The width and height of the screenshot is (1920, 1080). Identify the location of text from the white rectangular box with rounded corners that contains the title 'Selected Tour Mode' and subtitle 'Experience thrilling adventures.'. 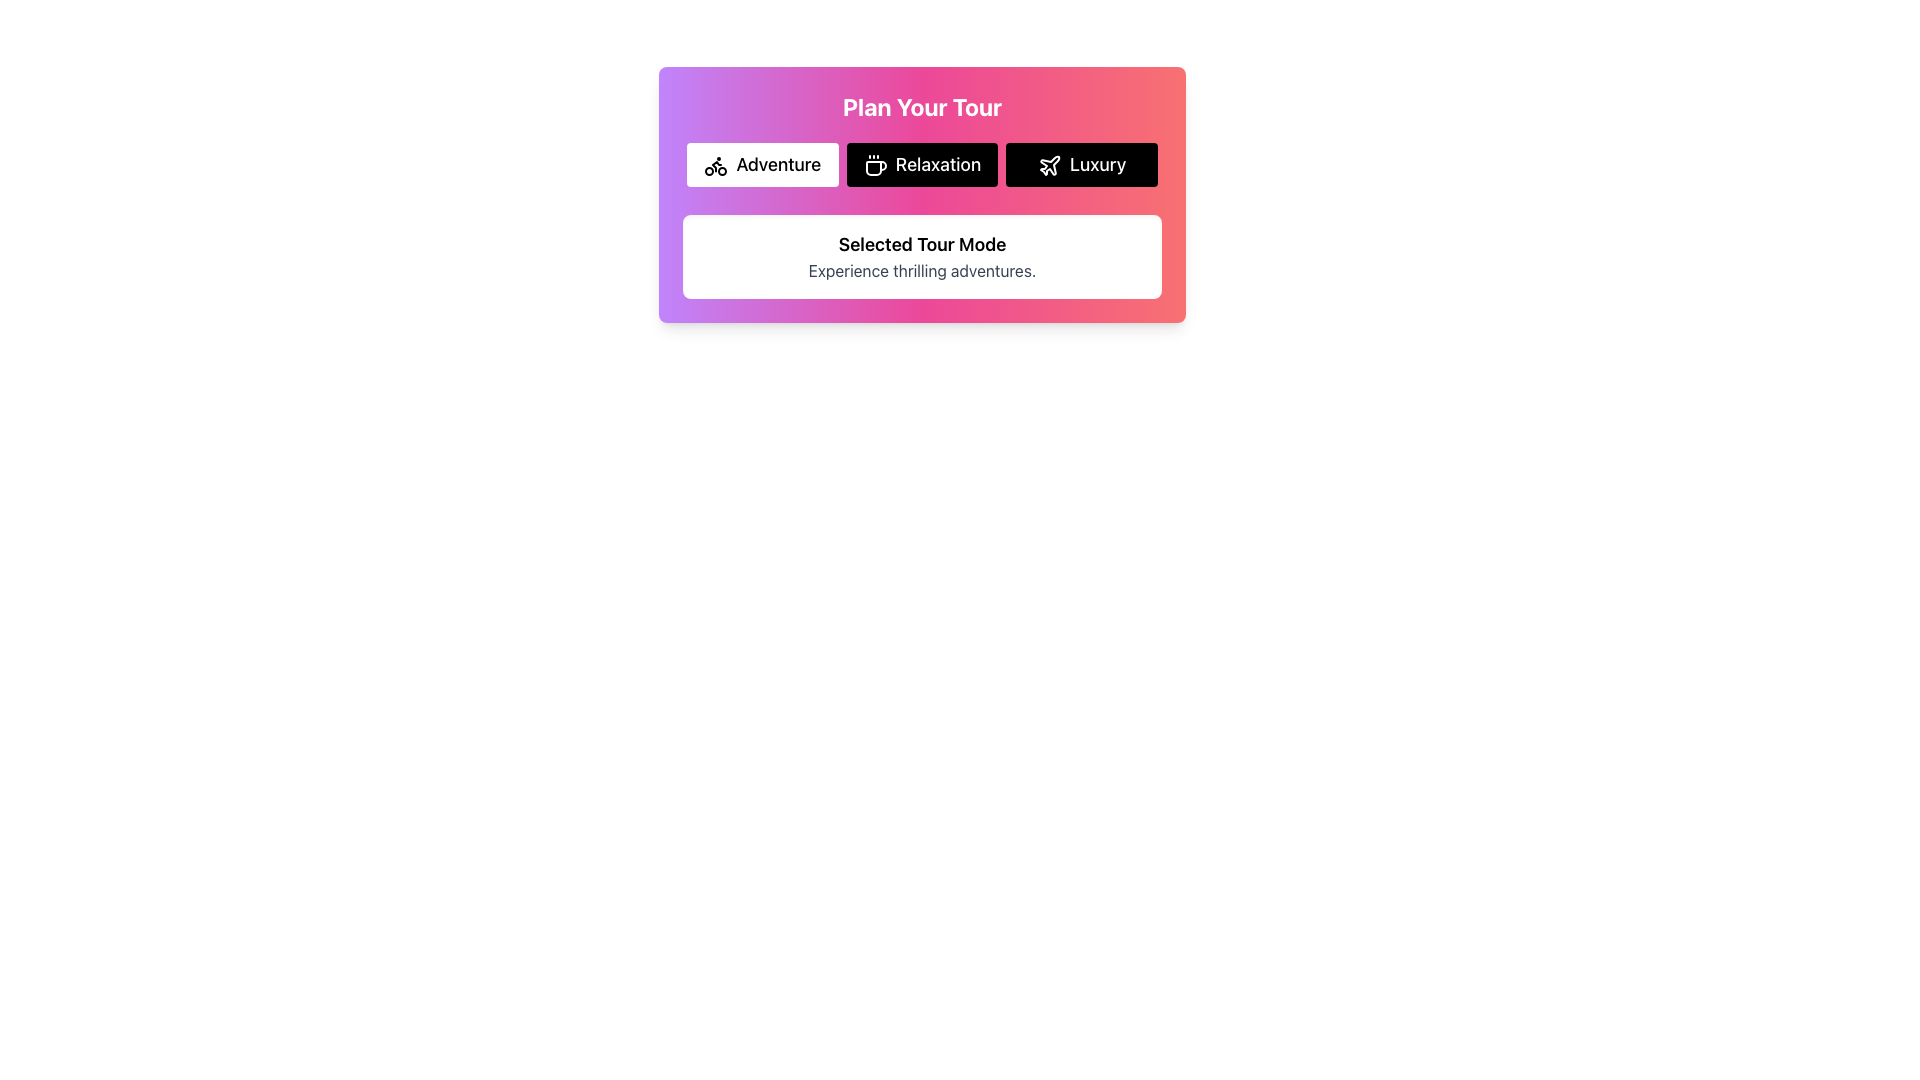
(921, 256).